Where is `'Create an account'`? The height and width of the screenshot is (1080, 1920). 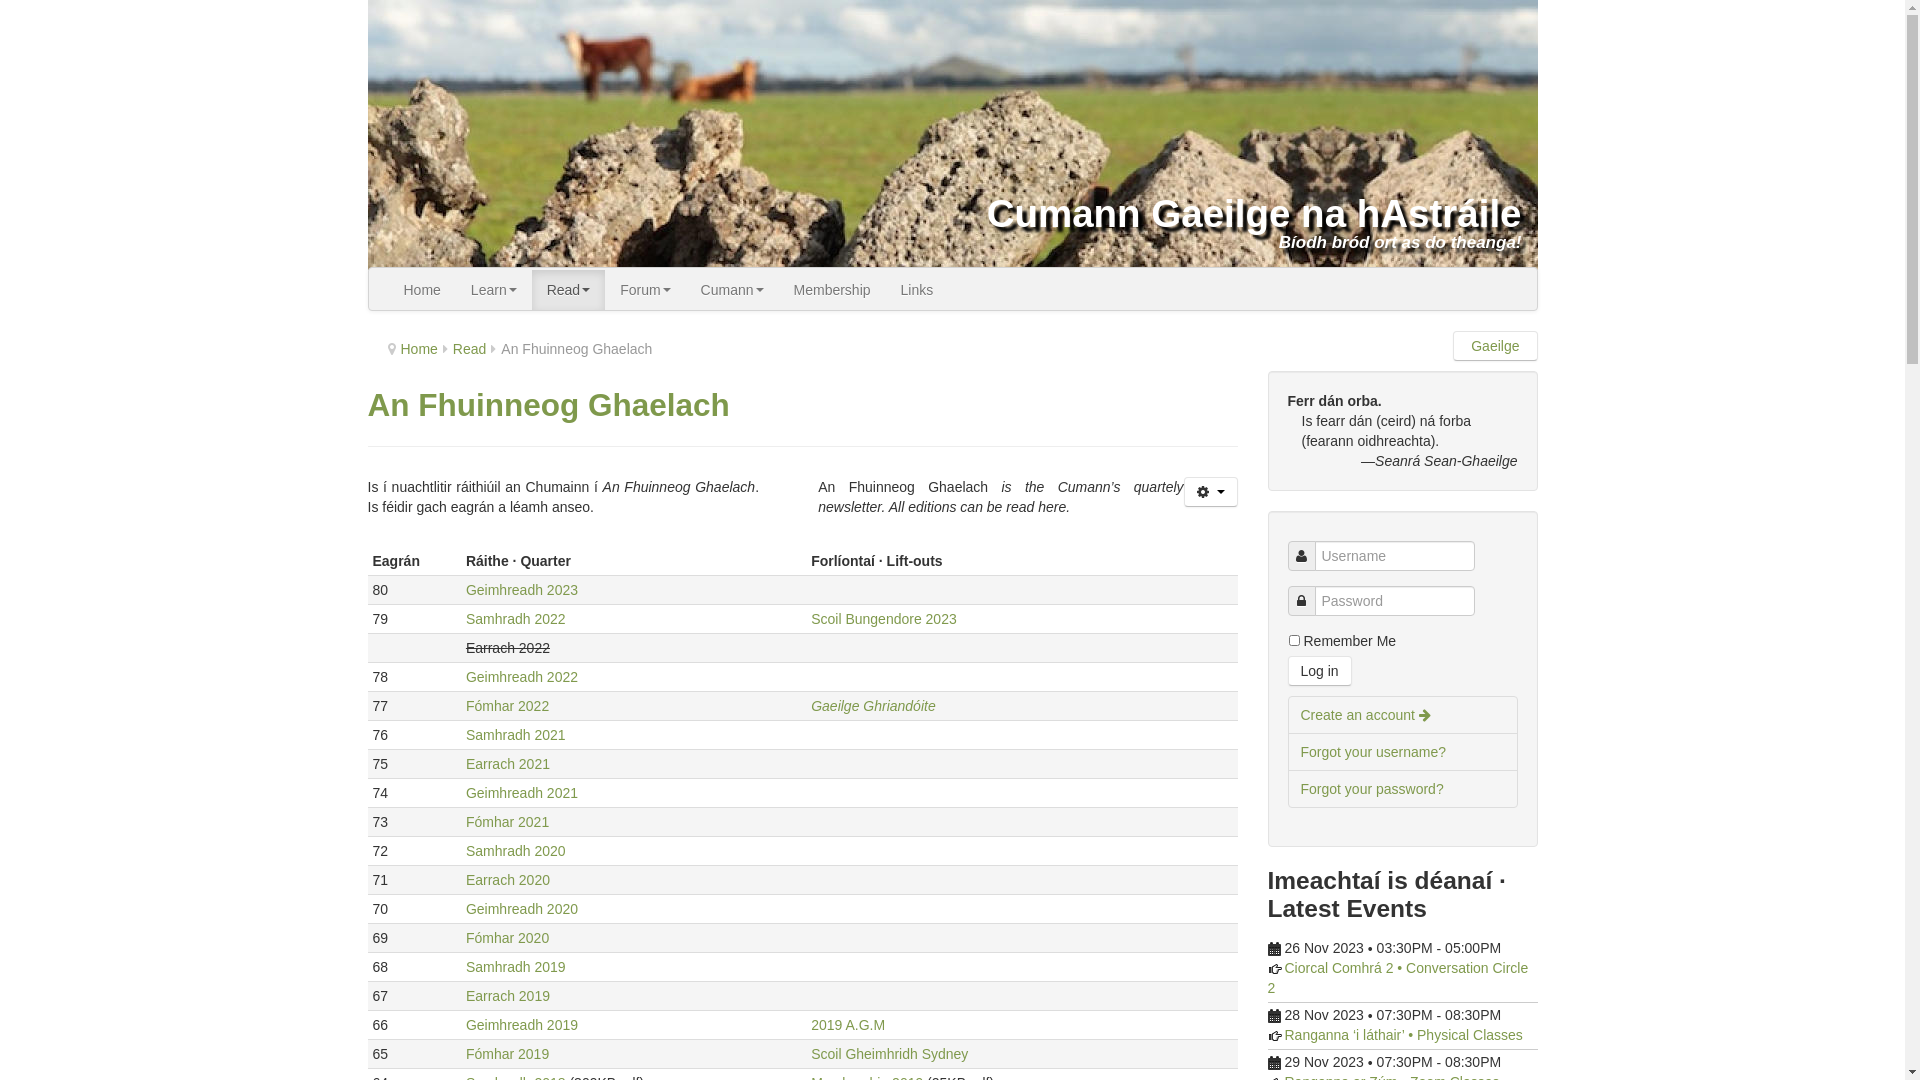 'Create an account' is located at coordinates (1401, 713).